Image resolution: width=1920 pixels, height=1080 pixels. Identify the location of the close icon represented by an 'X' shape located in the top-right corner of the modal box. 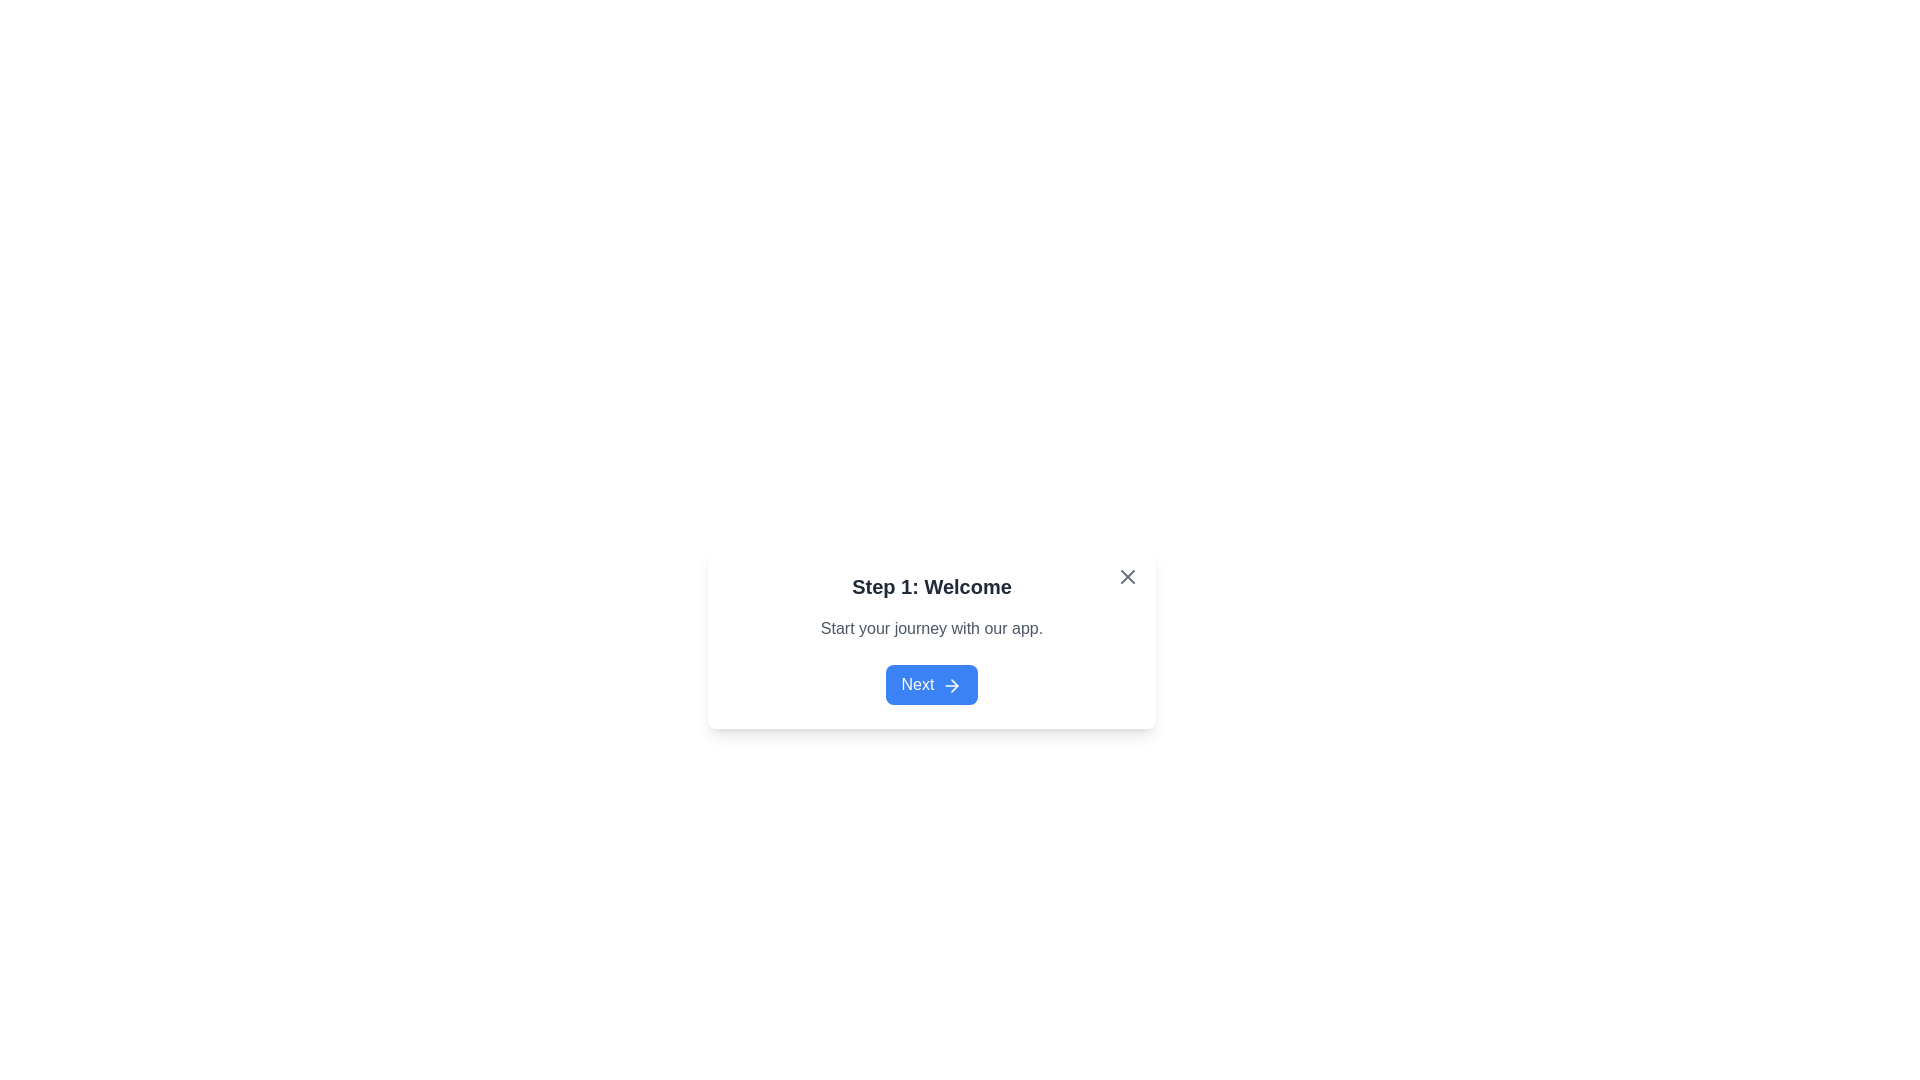
(1128, 577).